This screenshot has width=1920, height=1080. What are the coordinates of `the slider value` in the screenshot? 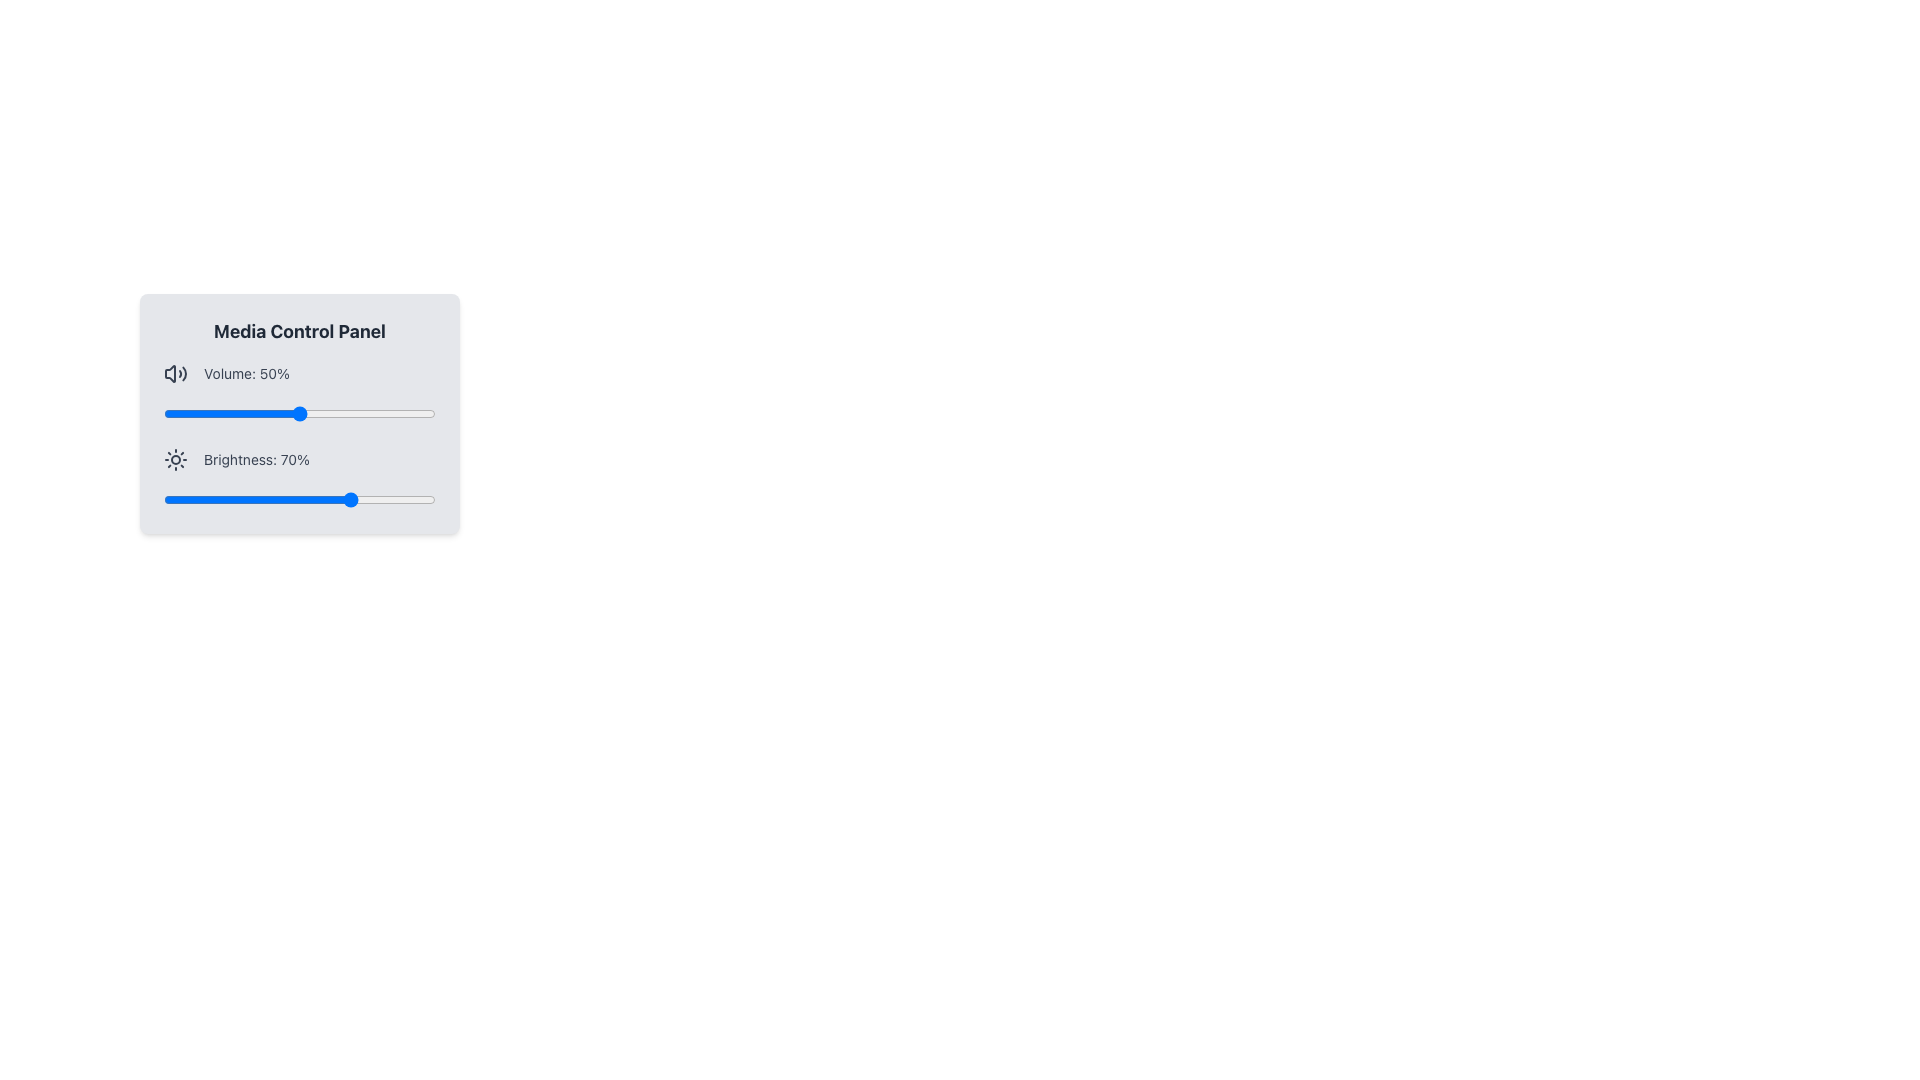 It's located at (348, 412).